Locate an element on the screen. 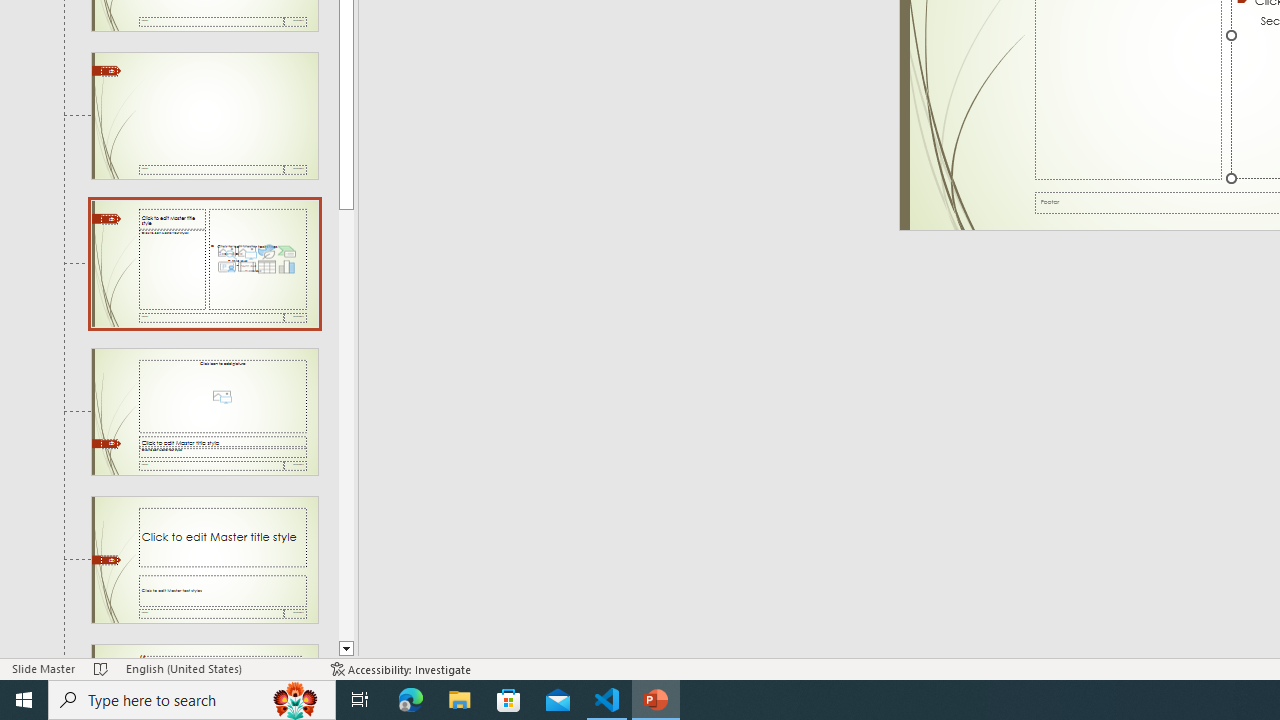 This screenshot has height=720, width=1280. 'Slide Title and Caption Layout: used by no slides' is located at coordinates (204, 559).